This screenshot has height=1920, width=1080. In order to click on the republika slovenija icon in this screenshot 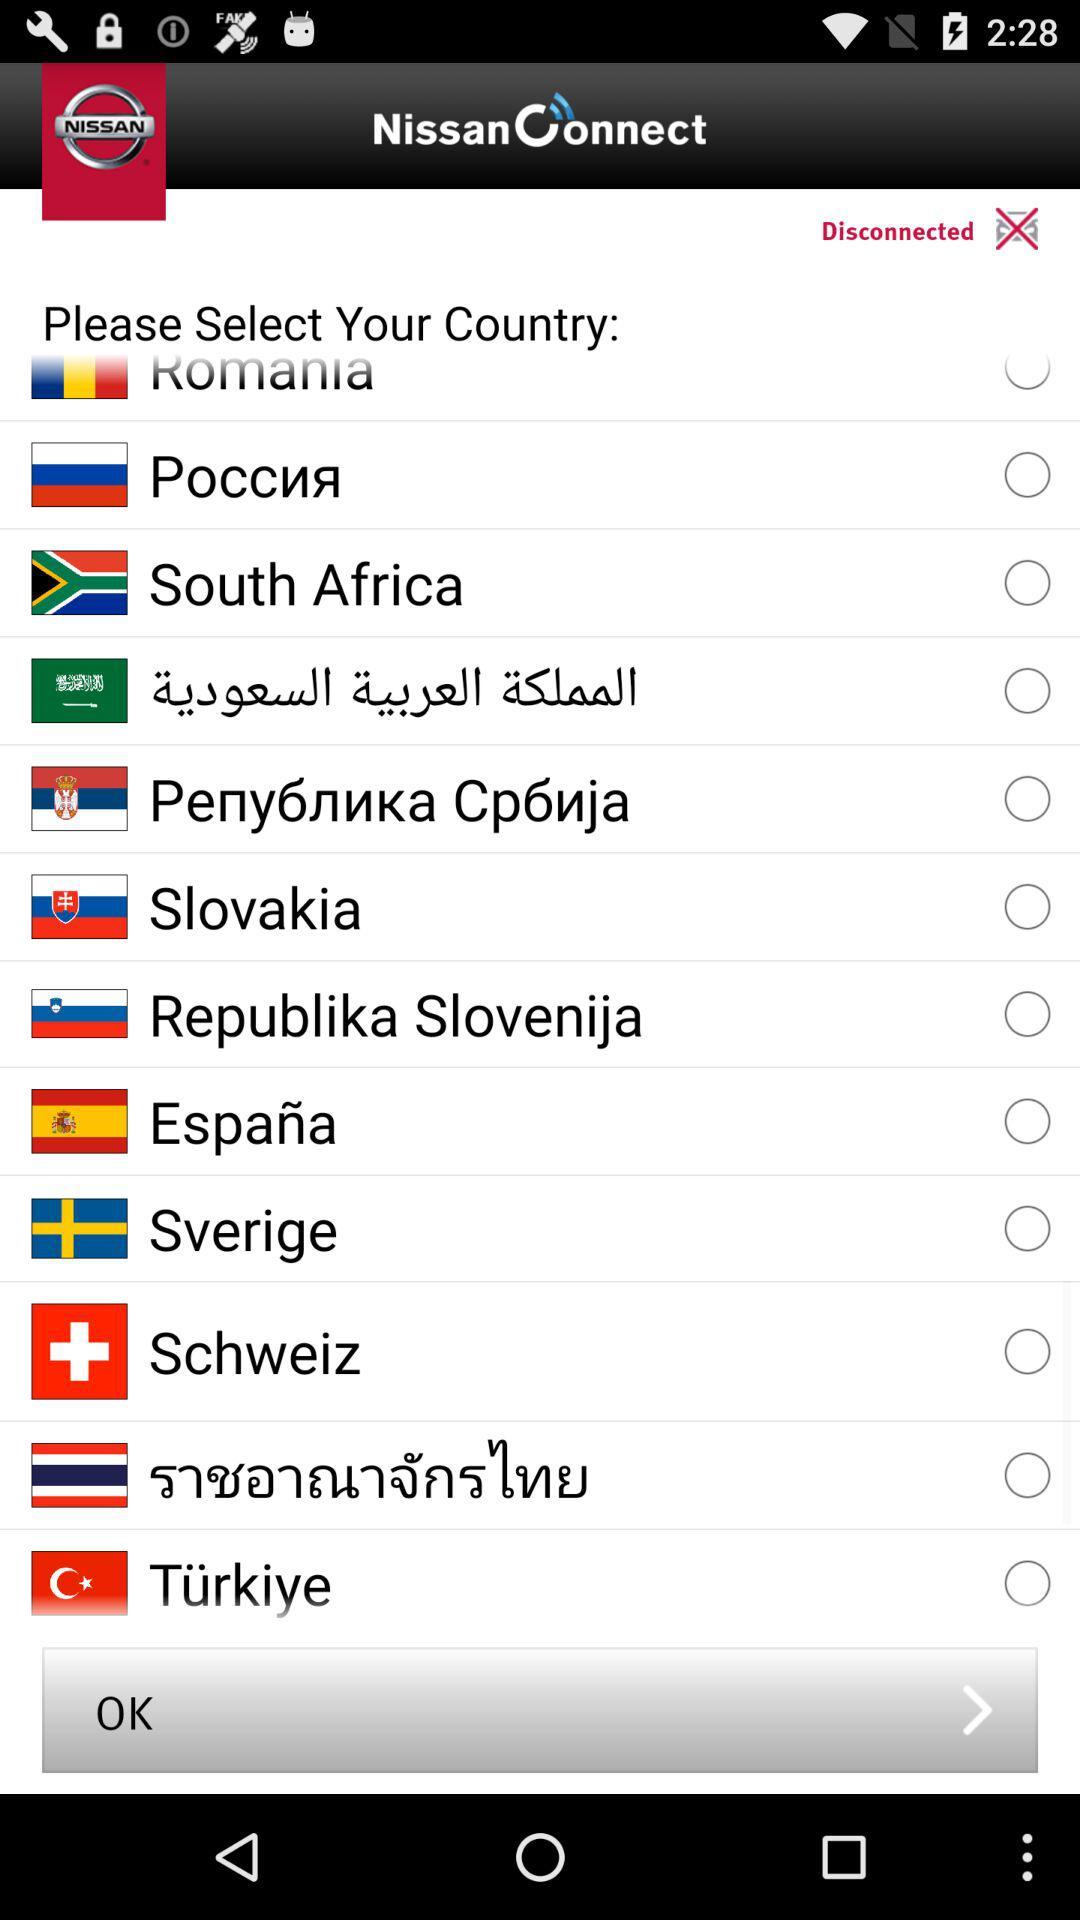, I will do `click(567, 1013)`.